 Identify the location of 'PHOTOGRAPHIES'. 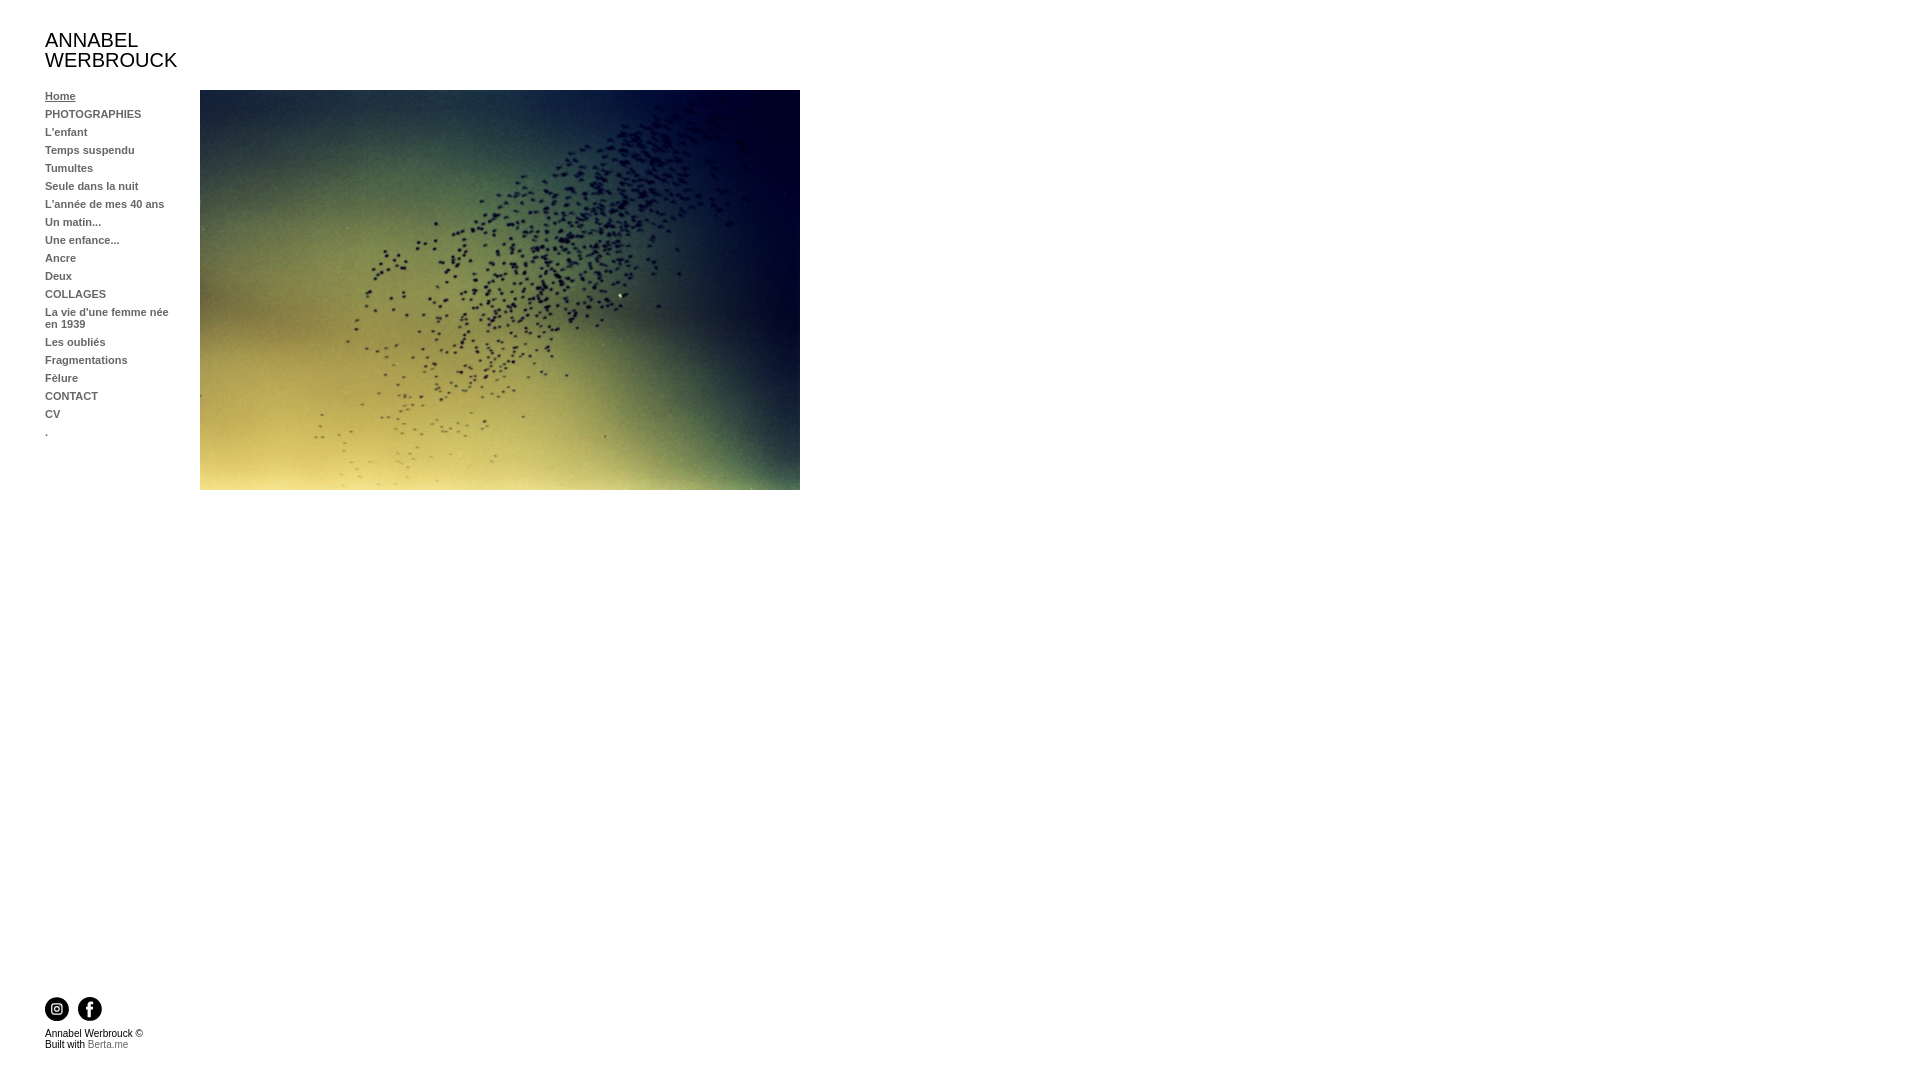
(91, 114).